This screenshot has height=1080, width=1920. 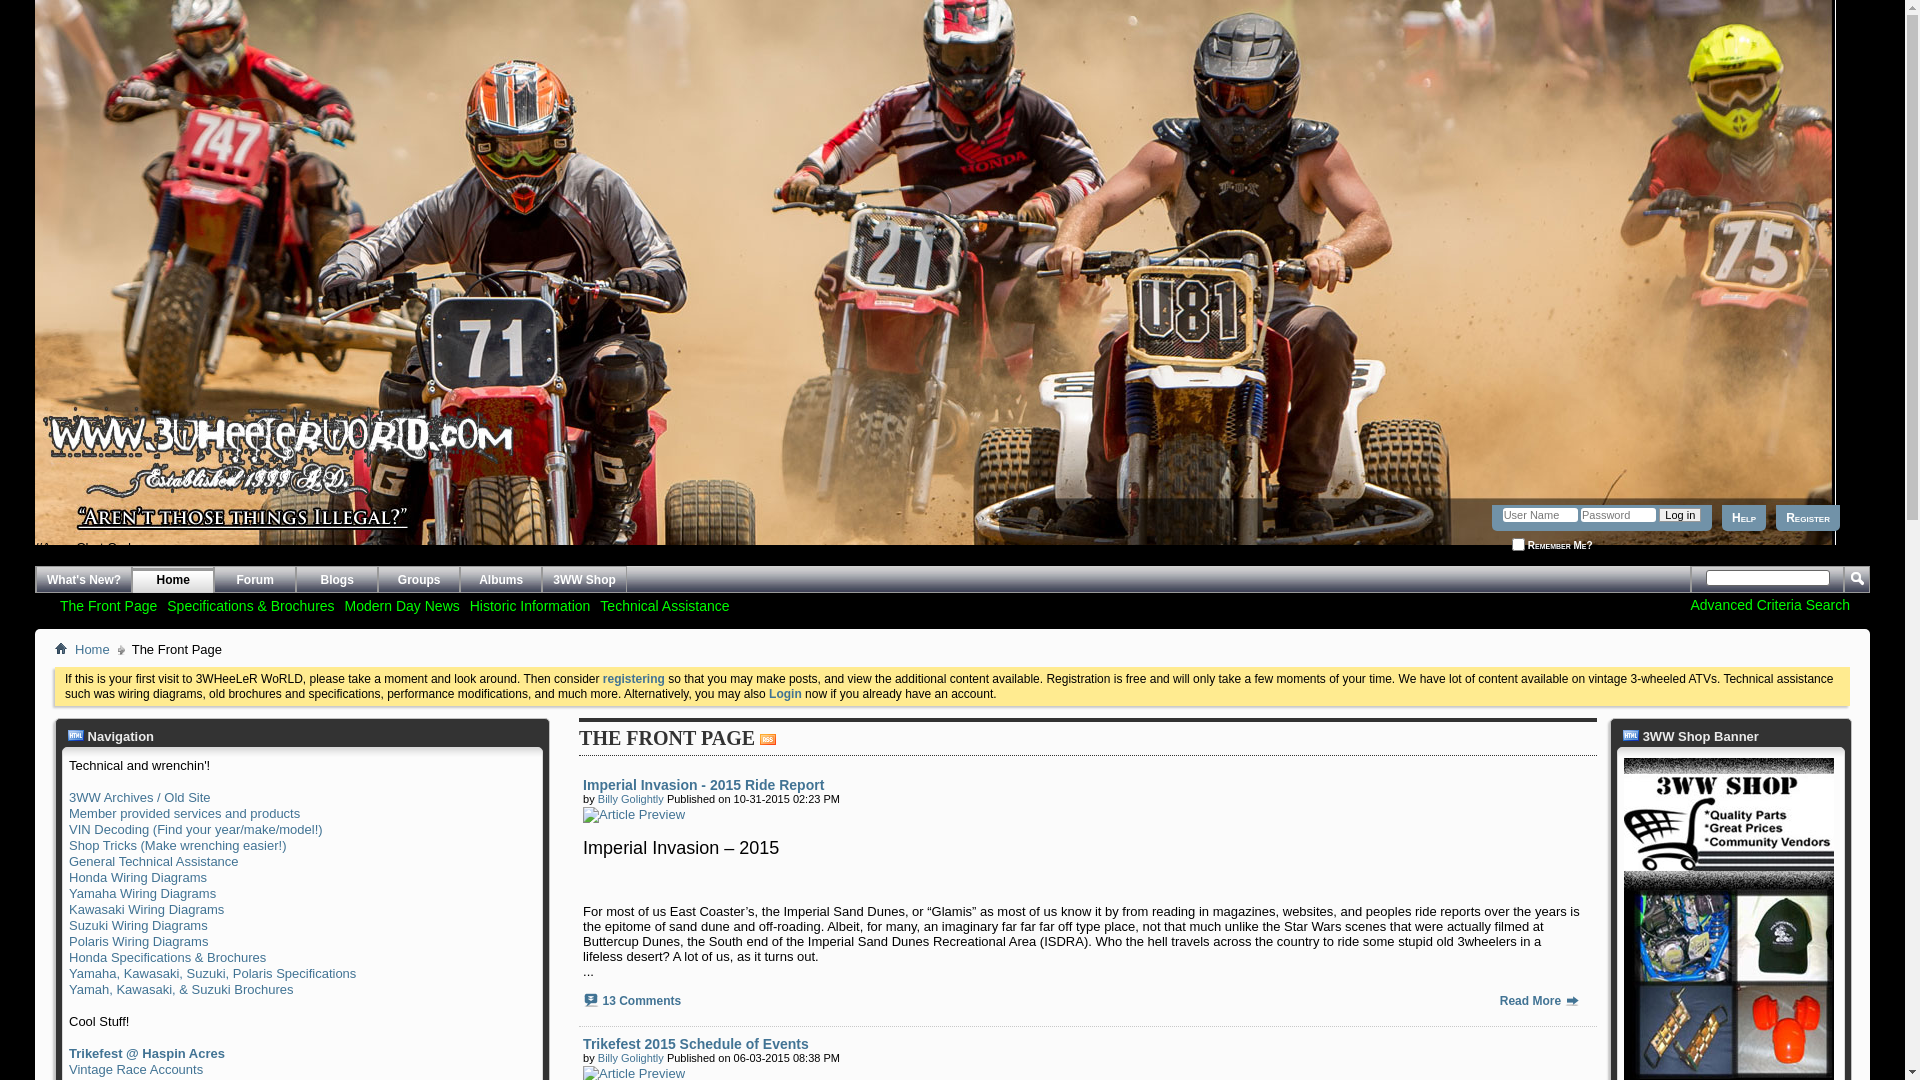 What do you see at coordinates (581, 1043) in the screenshot?
I see `'Trikefest 2015 Schedule of Events'` at bounding box center [581, 1043].